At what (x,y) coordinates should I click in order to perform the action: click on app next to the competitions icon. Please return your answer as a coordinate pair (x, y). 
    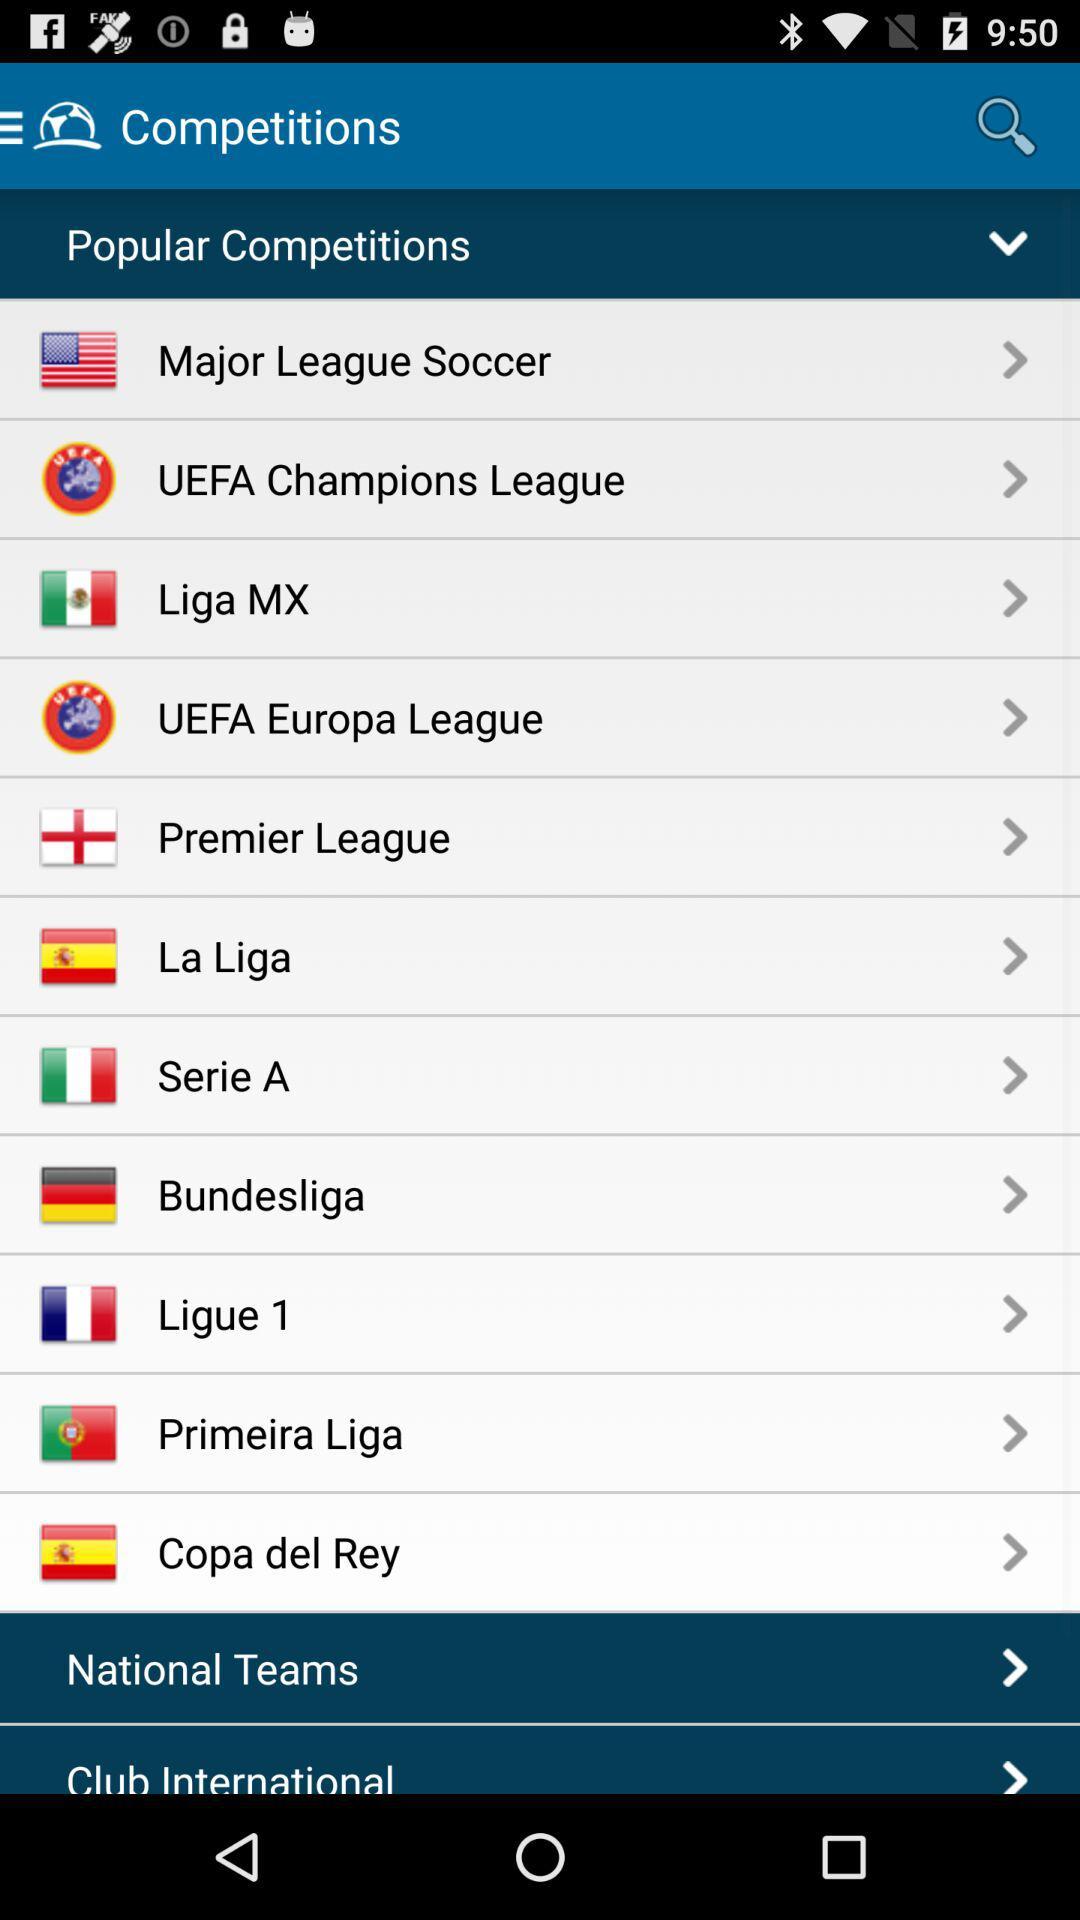
    Looking at the image, I should click on (1006, 124).